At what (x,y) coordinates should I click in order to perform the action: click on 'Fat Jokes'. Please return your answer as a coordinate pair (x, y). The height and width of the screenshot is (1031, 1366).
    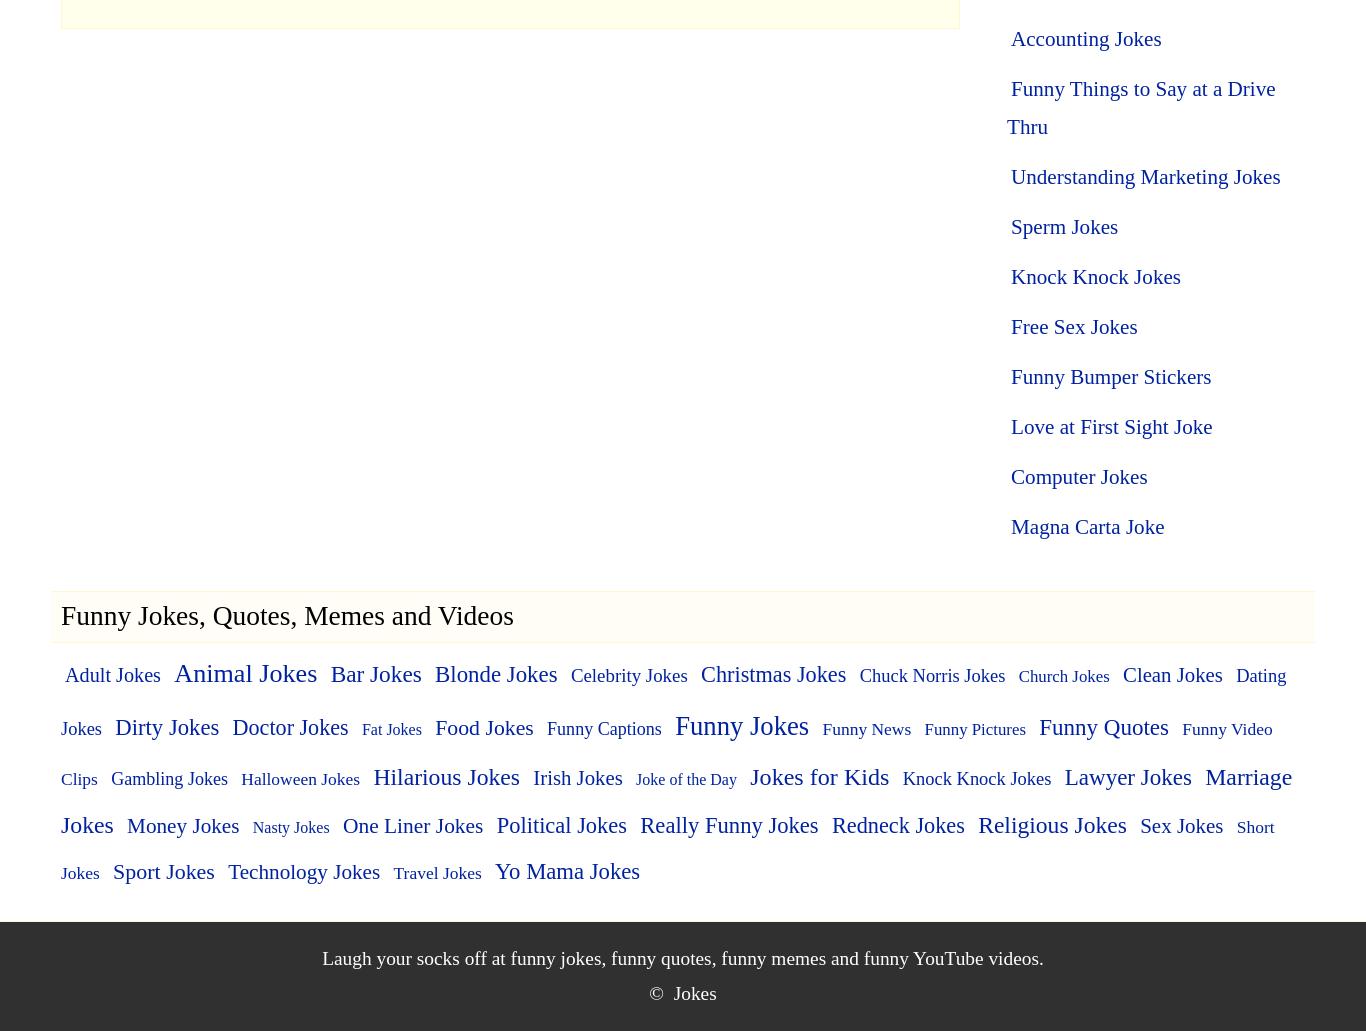
    Looking at the image, I should click on (389, 727).